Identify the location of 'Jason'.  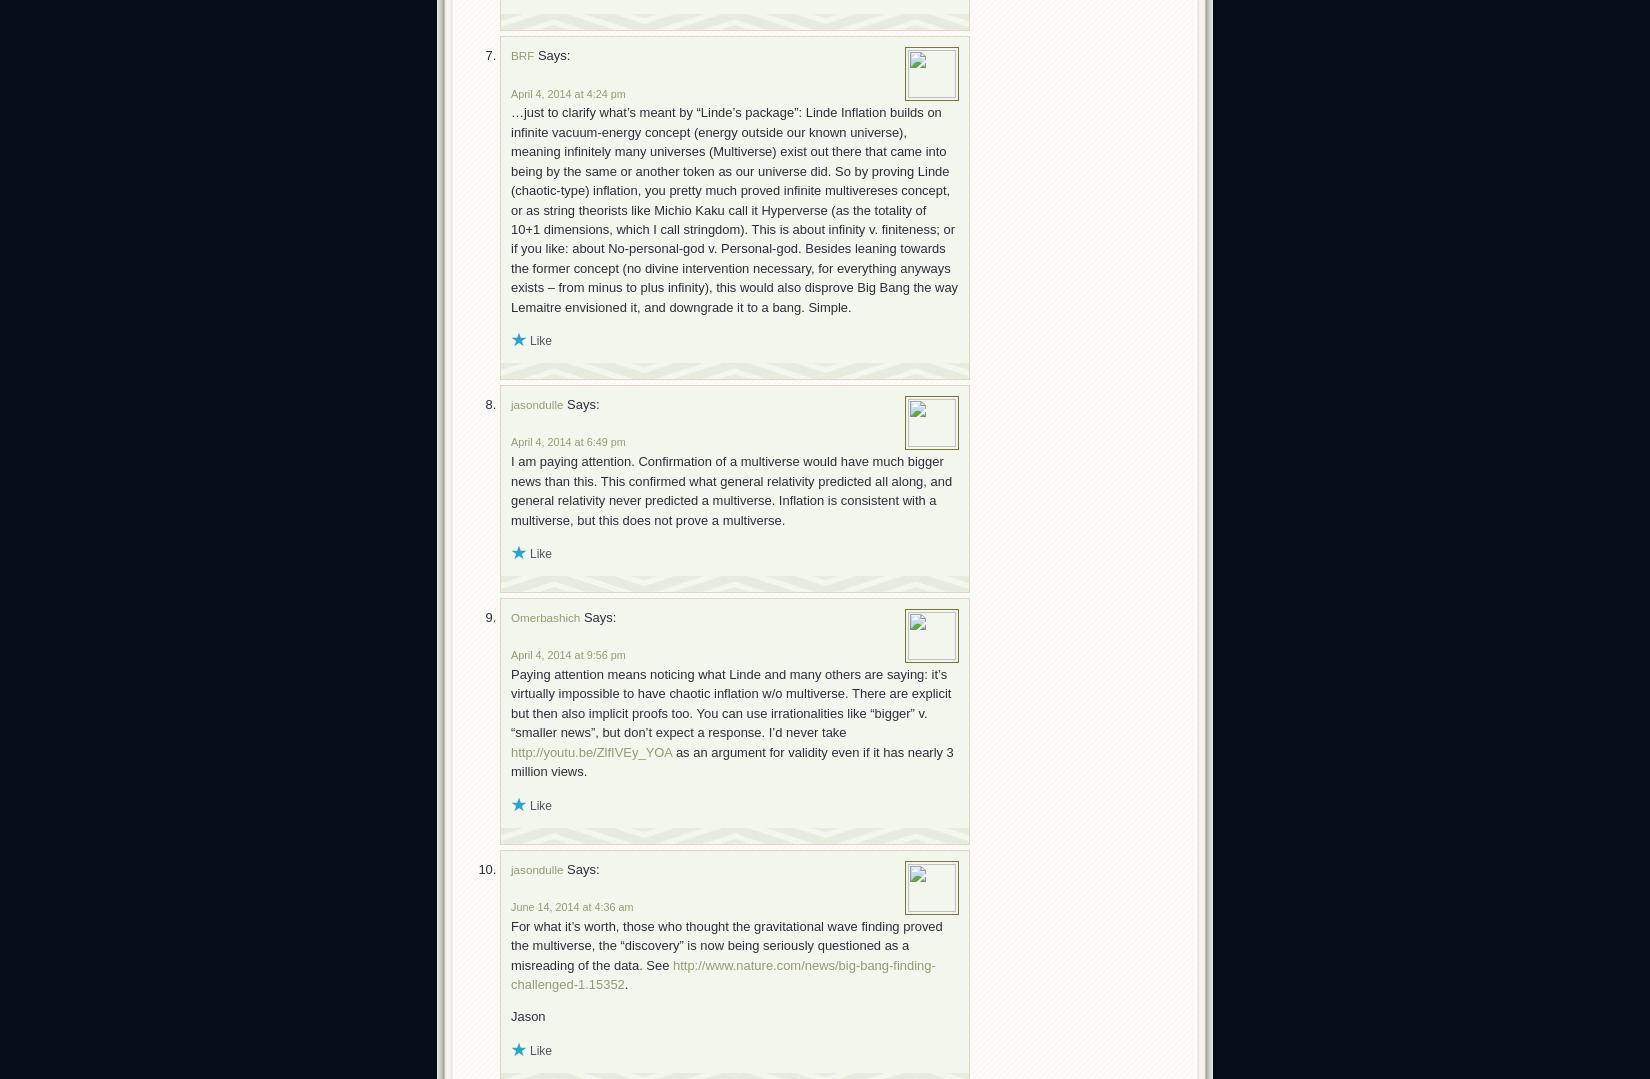
(510, 1016).